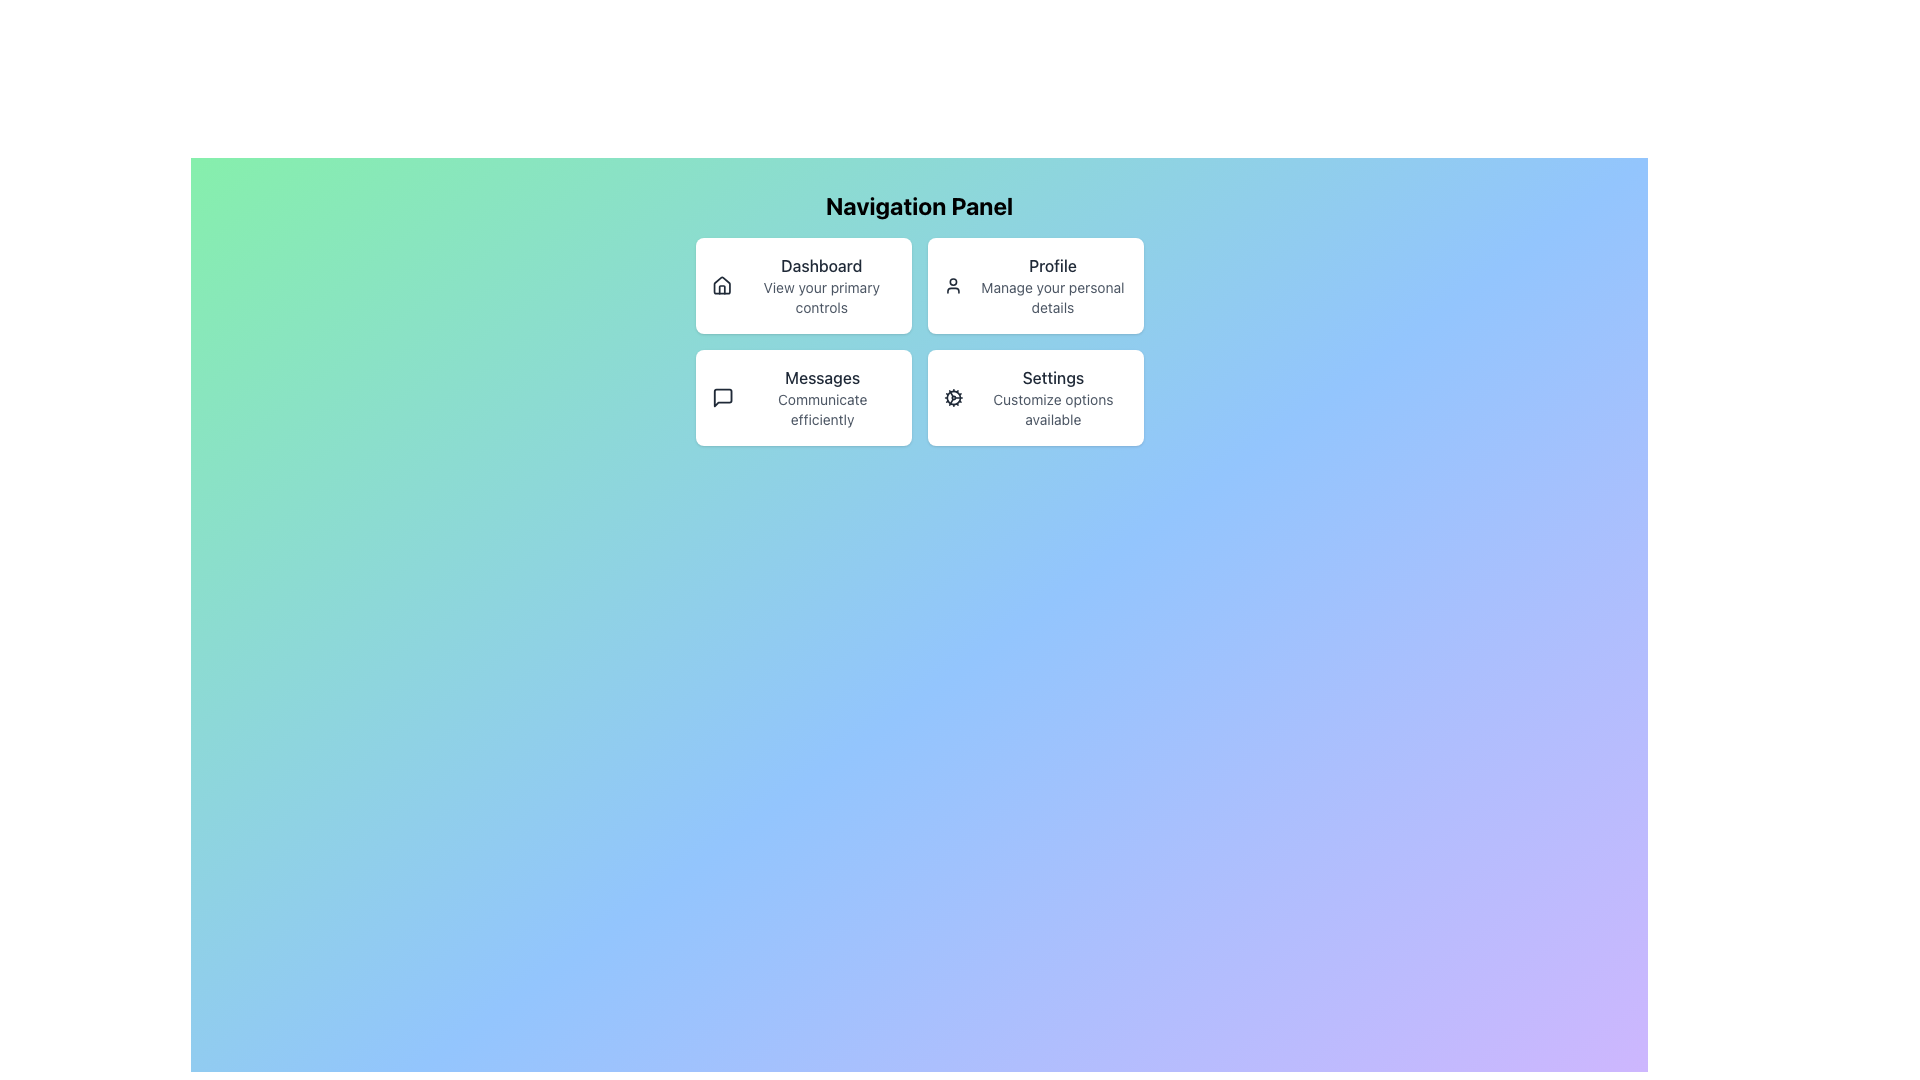  Describe the element at coordinates (822, 397) in the screenshot. I see `the text block titled 'Messages' with the subtitle 'Communicate efficiently', located in the first column of the second row in the navigation area` at that location.